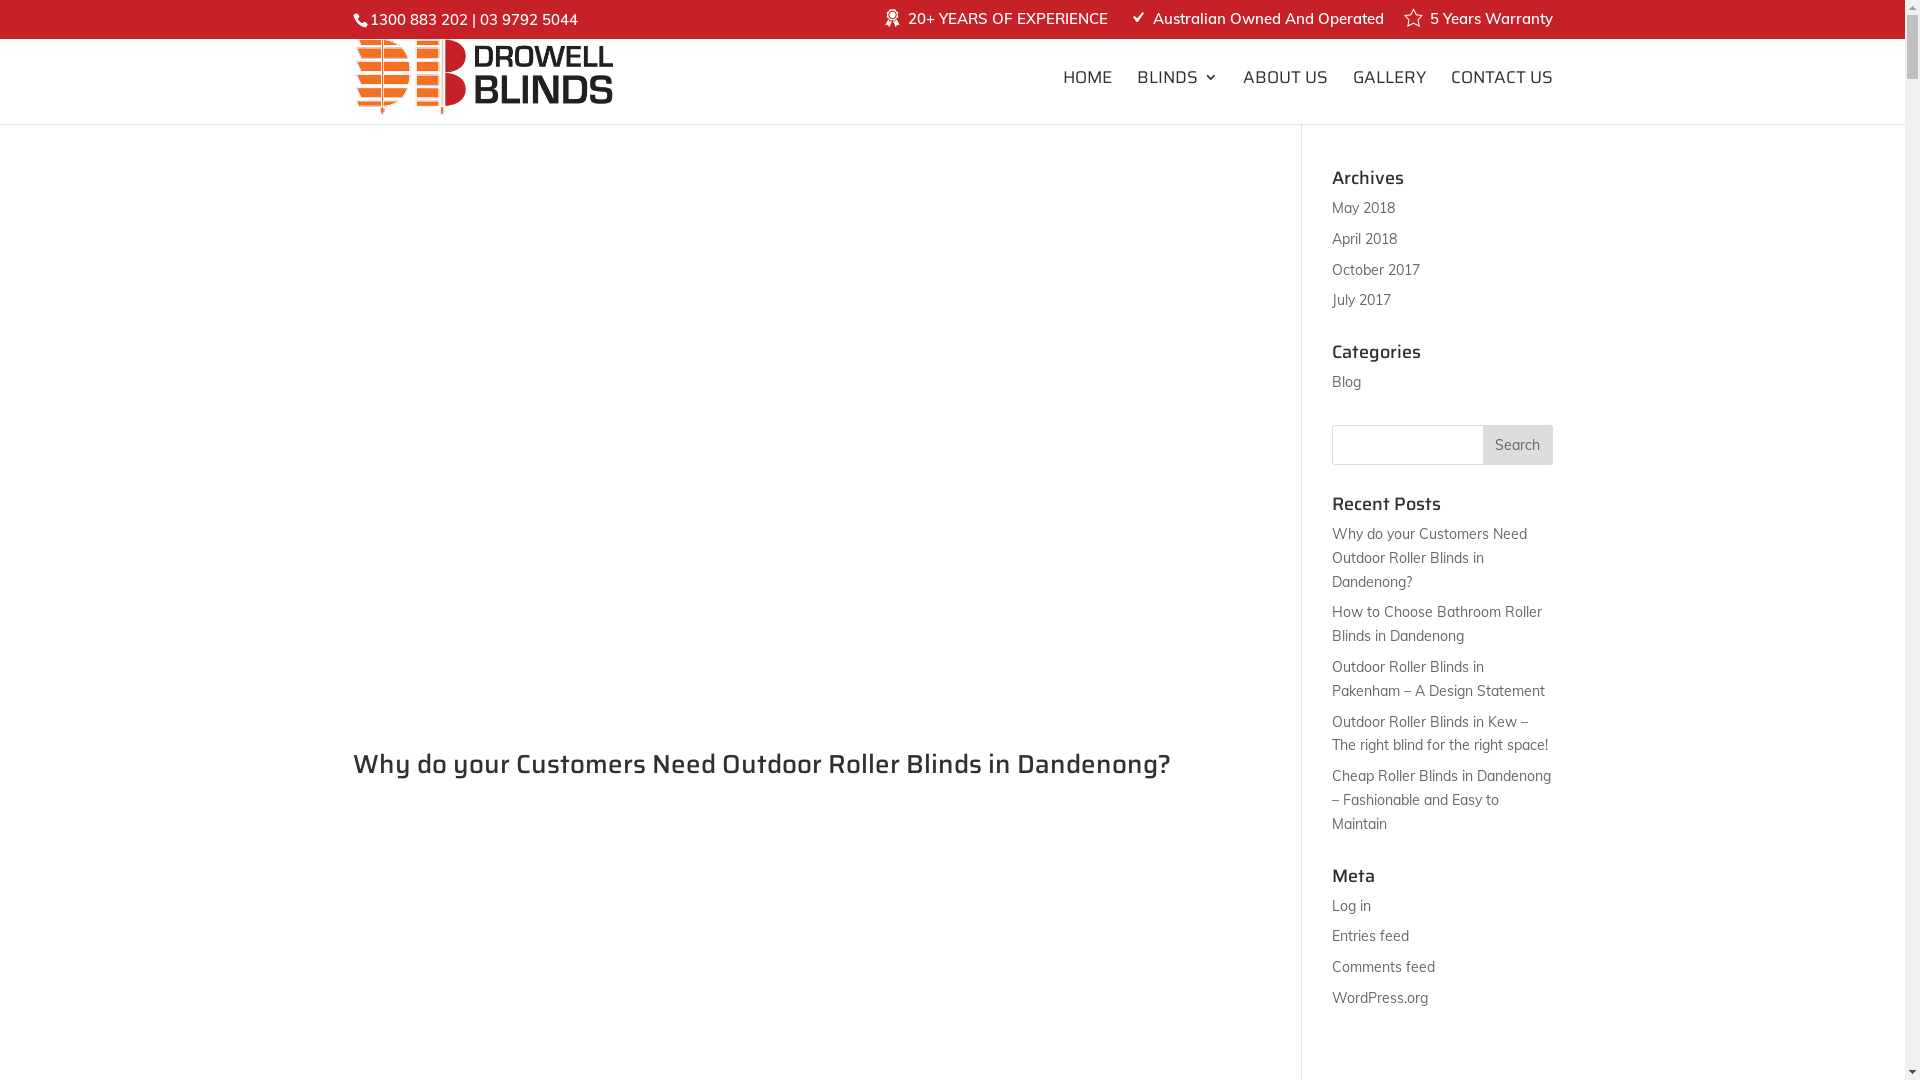 This screenshot has width=1920, height=1080. I want to click on 'ABOUT US', so click(1284, 96).